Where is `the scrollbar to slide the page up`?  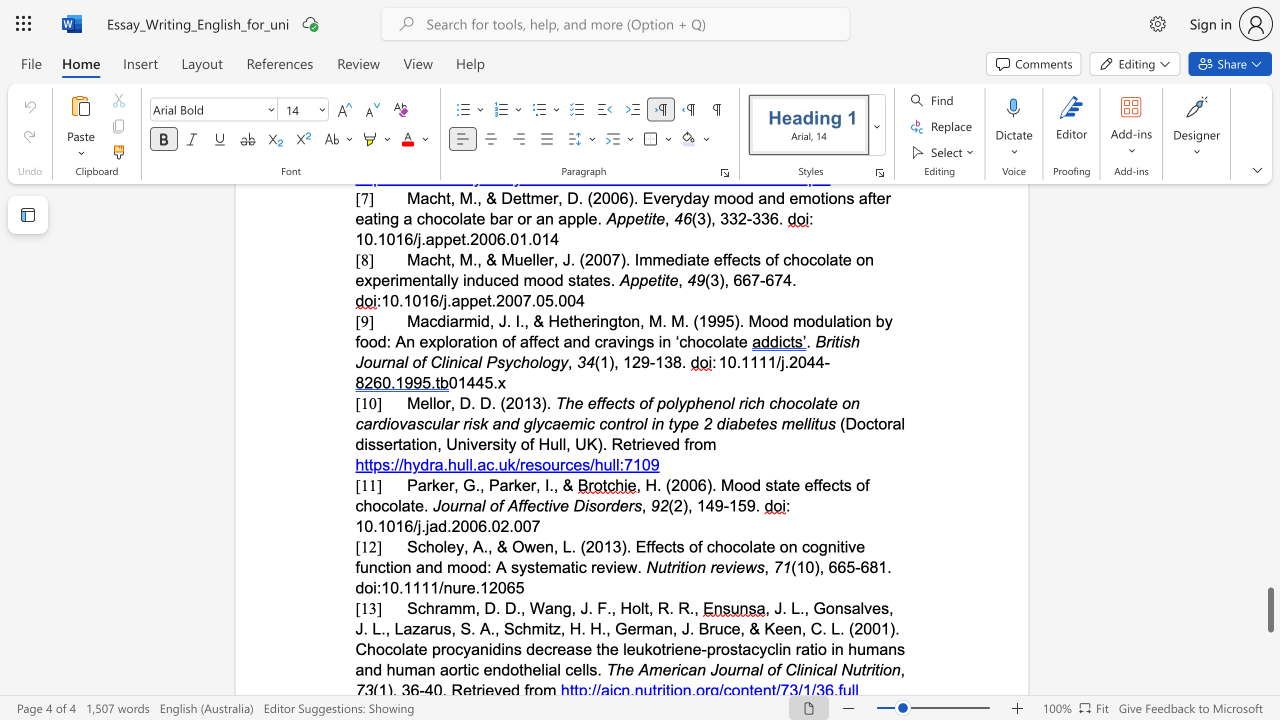
the scrollbar to slide the page up is located at coordinates (1269, 460).